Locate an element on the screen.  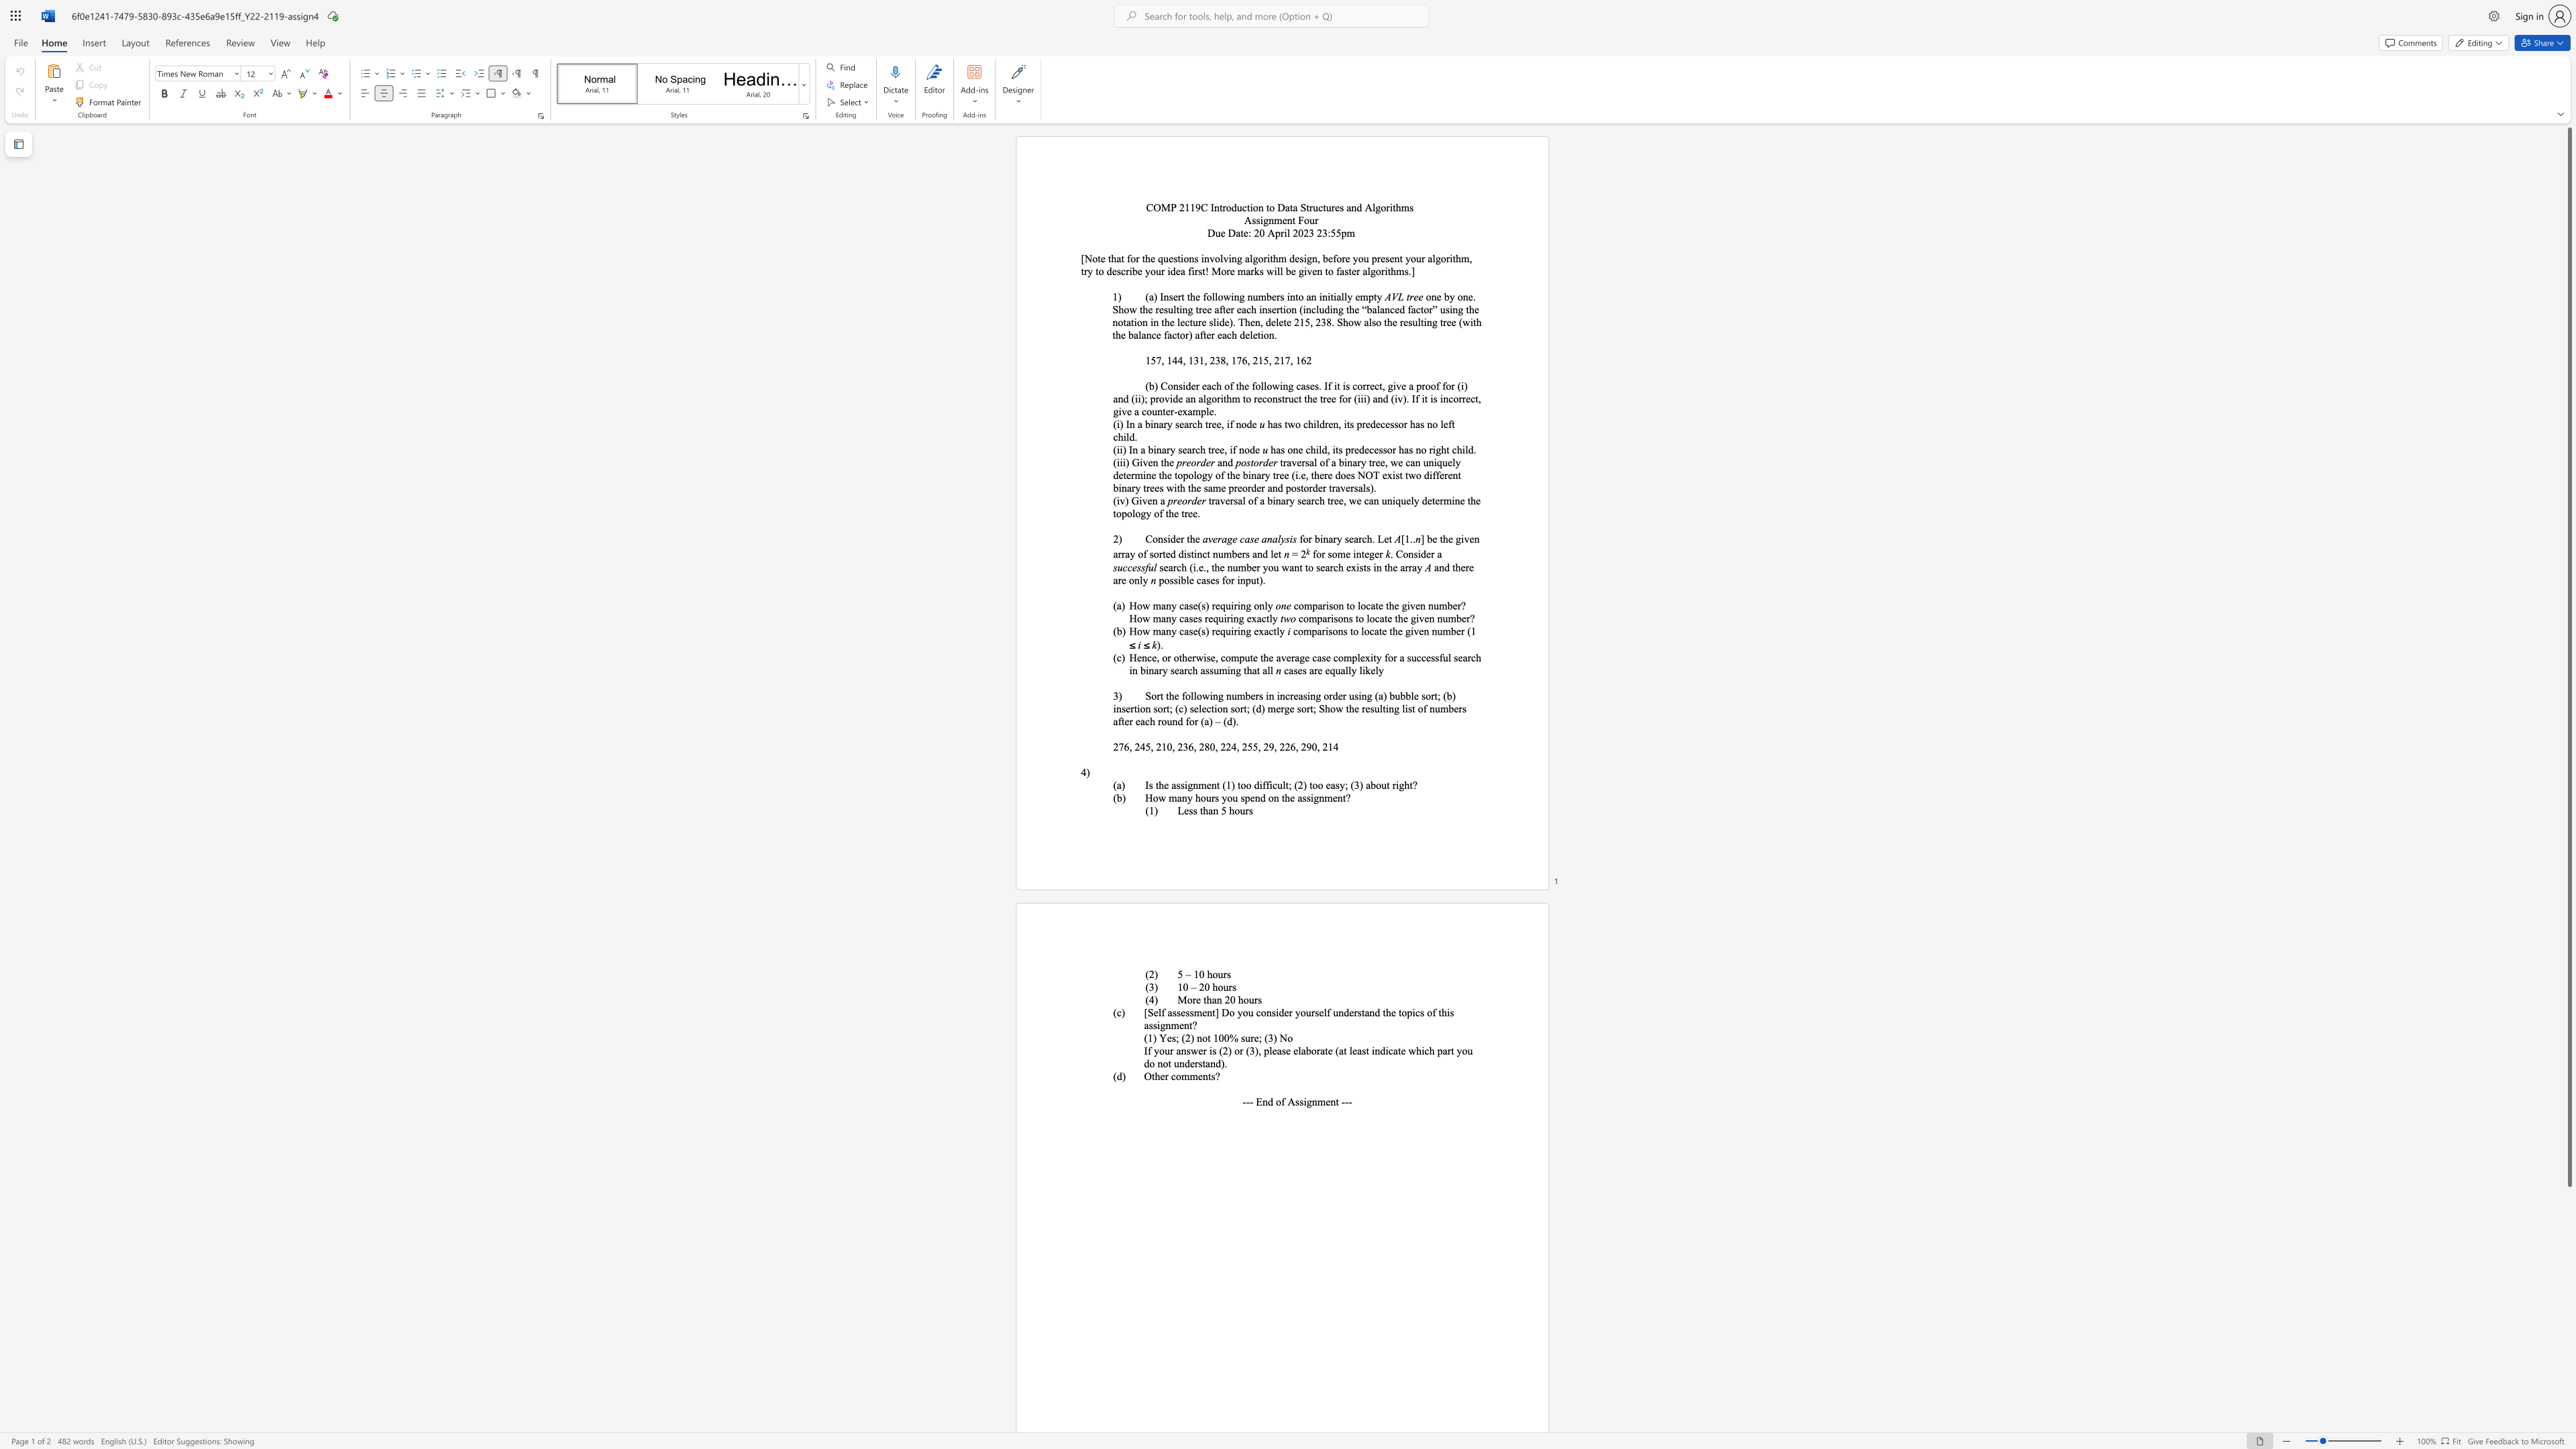
the subset text "der th" within the text "Consider the" is located at coordinates (1169, 538).